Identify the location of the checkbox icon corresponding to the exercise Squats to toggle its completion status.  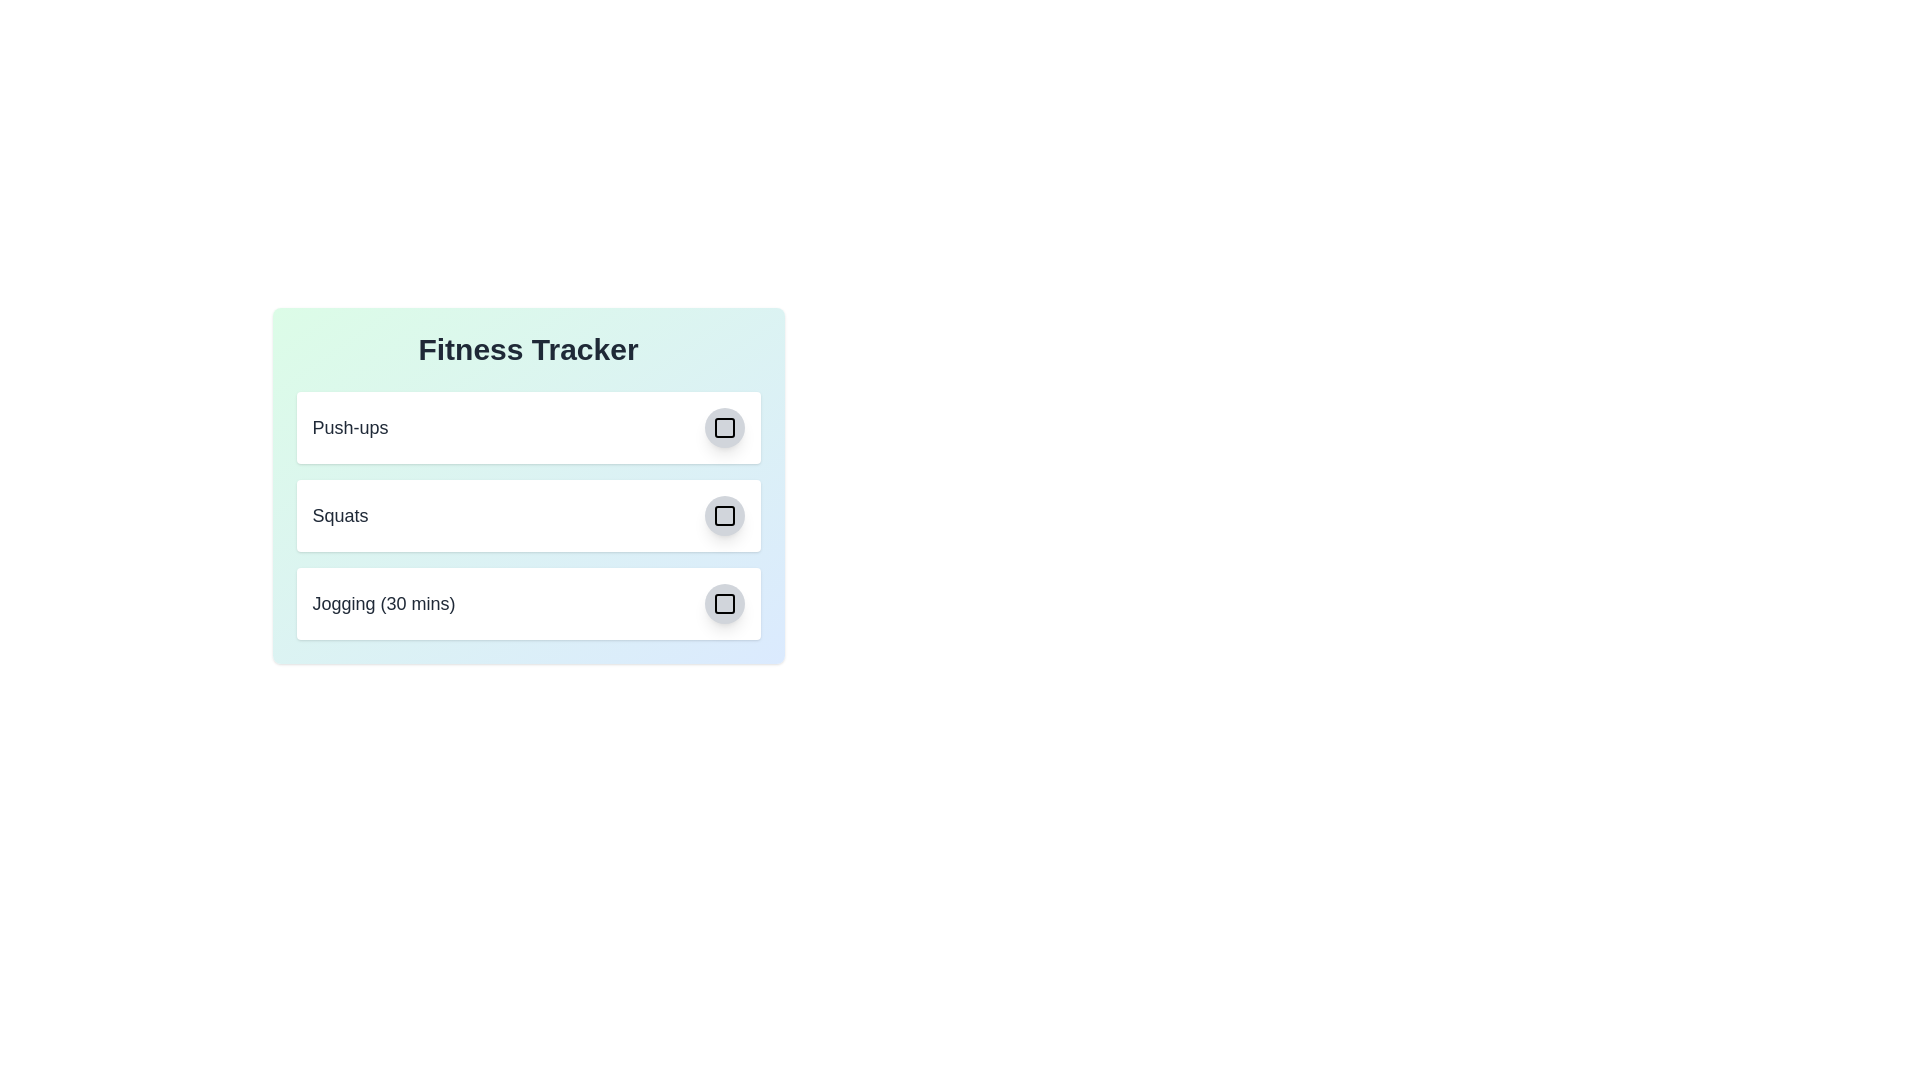
(723, 515).